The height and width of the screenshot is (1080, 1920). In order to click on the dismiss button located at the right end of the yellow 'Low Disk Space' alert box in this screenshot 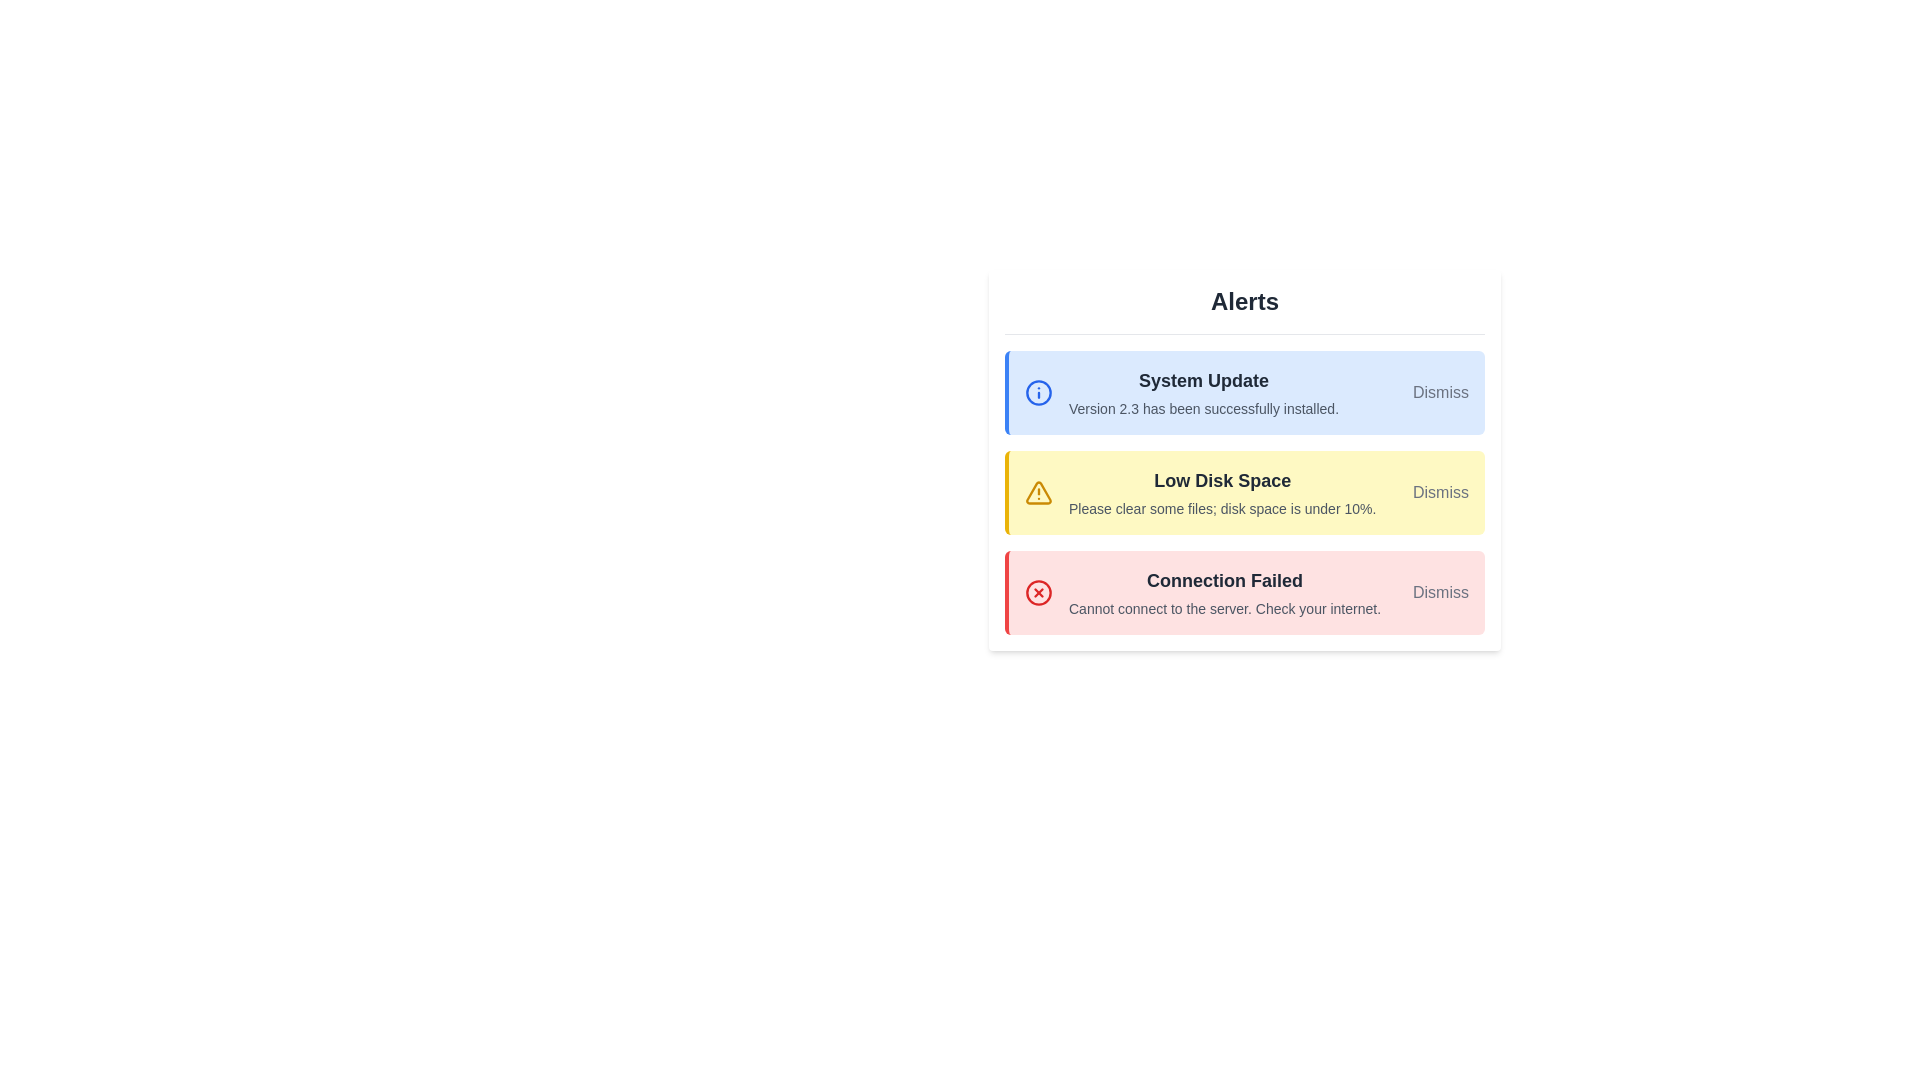, I will do `click(1440, 493)`.